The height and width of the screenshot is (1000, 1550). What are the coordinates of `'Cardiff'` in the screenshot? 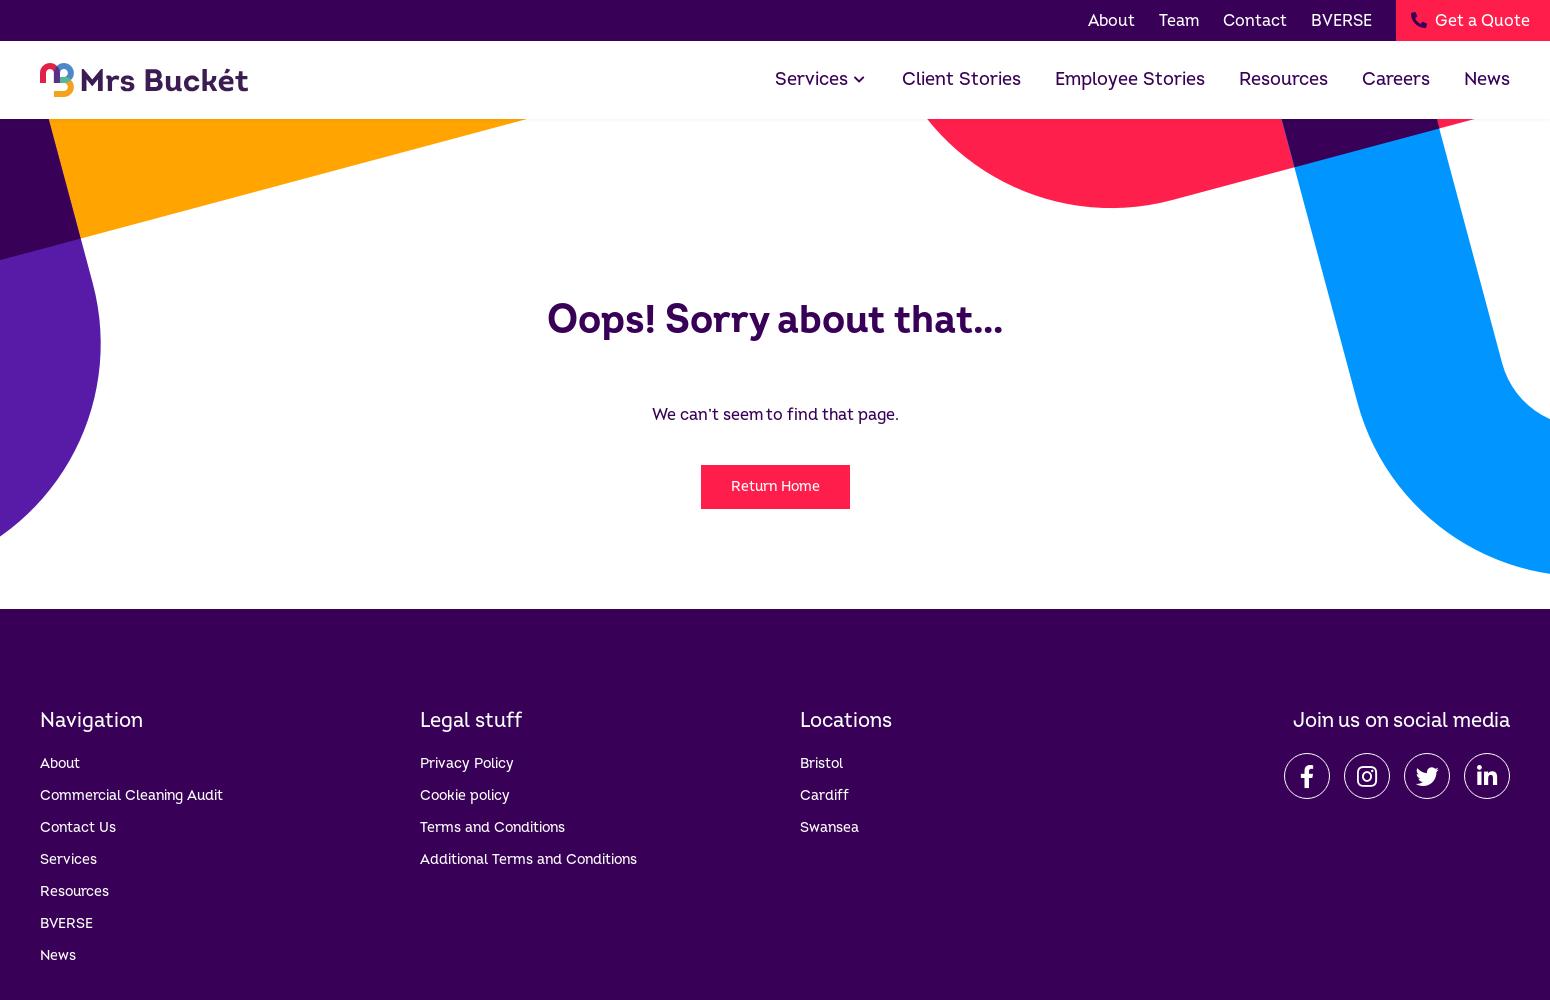 It's located at (823, 795).